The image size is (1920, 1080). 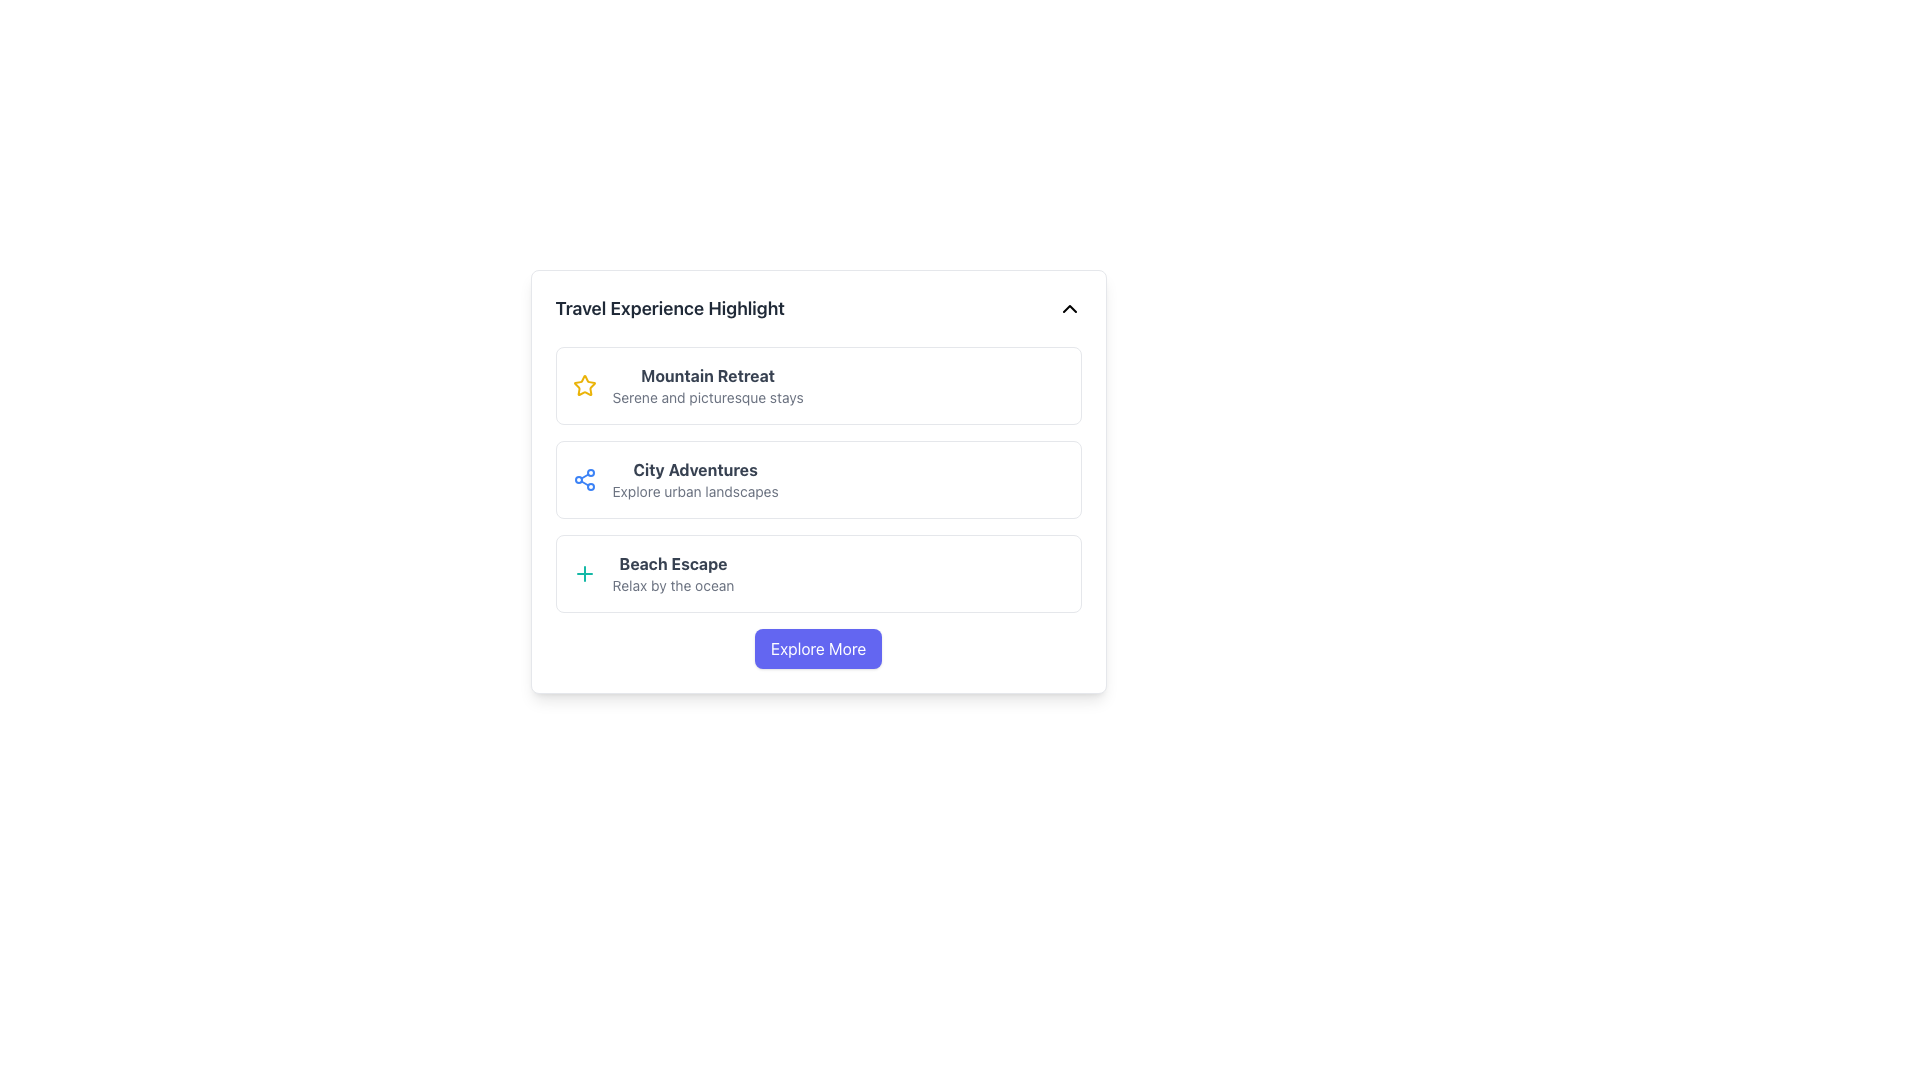 I want to click on the text element displaying 'Serene and picturesque stays', which is styled as small gray text and positioned below the heading 'Mountain Retreat', so click(x=708, y=397).